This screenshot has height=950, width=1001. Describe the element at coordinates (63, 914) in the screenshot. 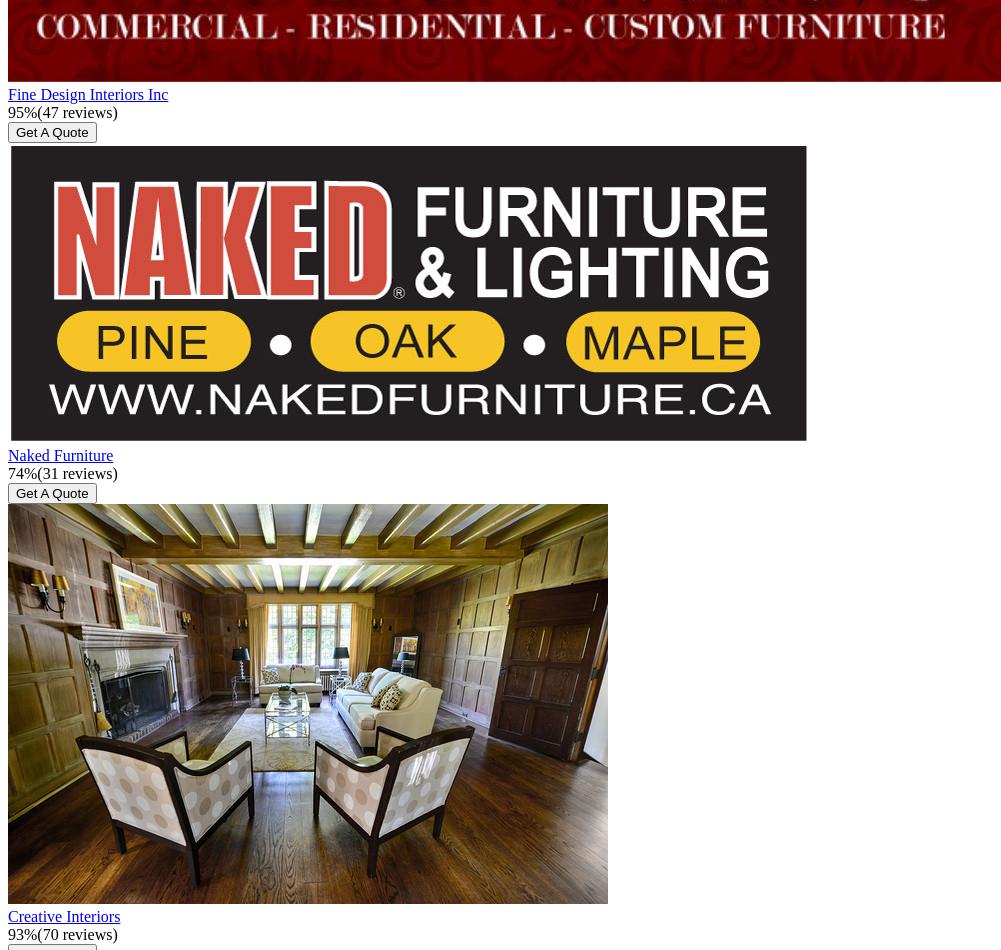

I see `'Creative Interiors'` at that location.